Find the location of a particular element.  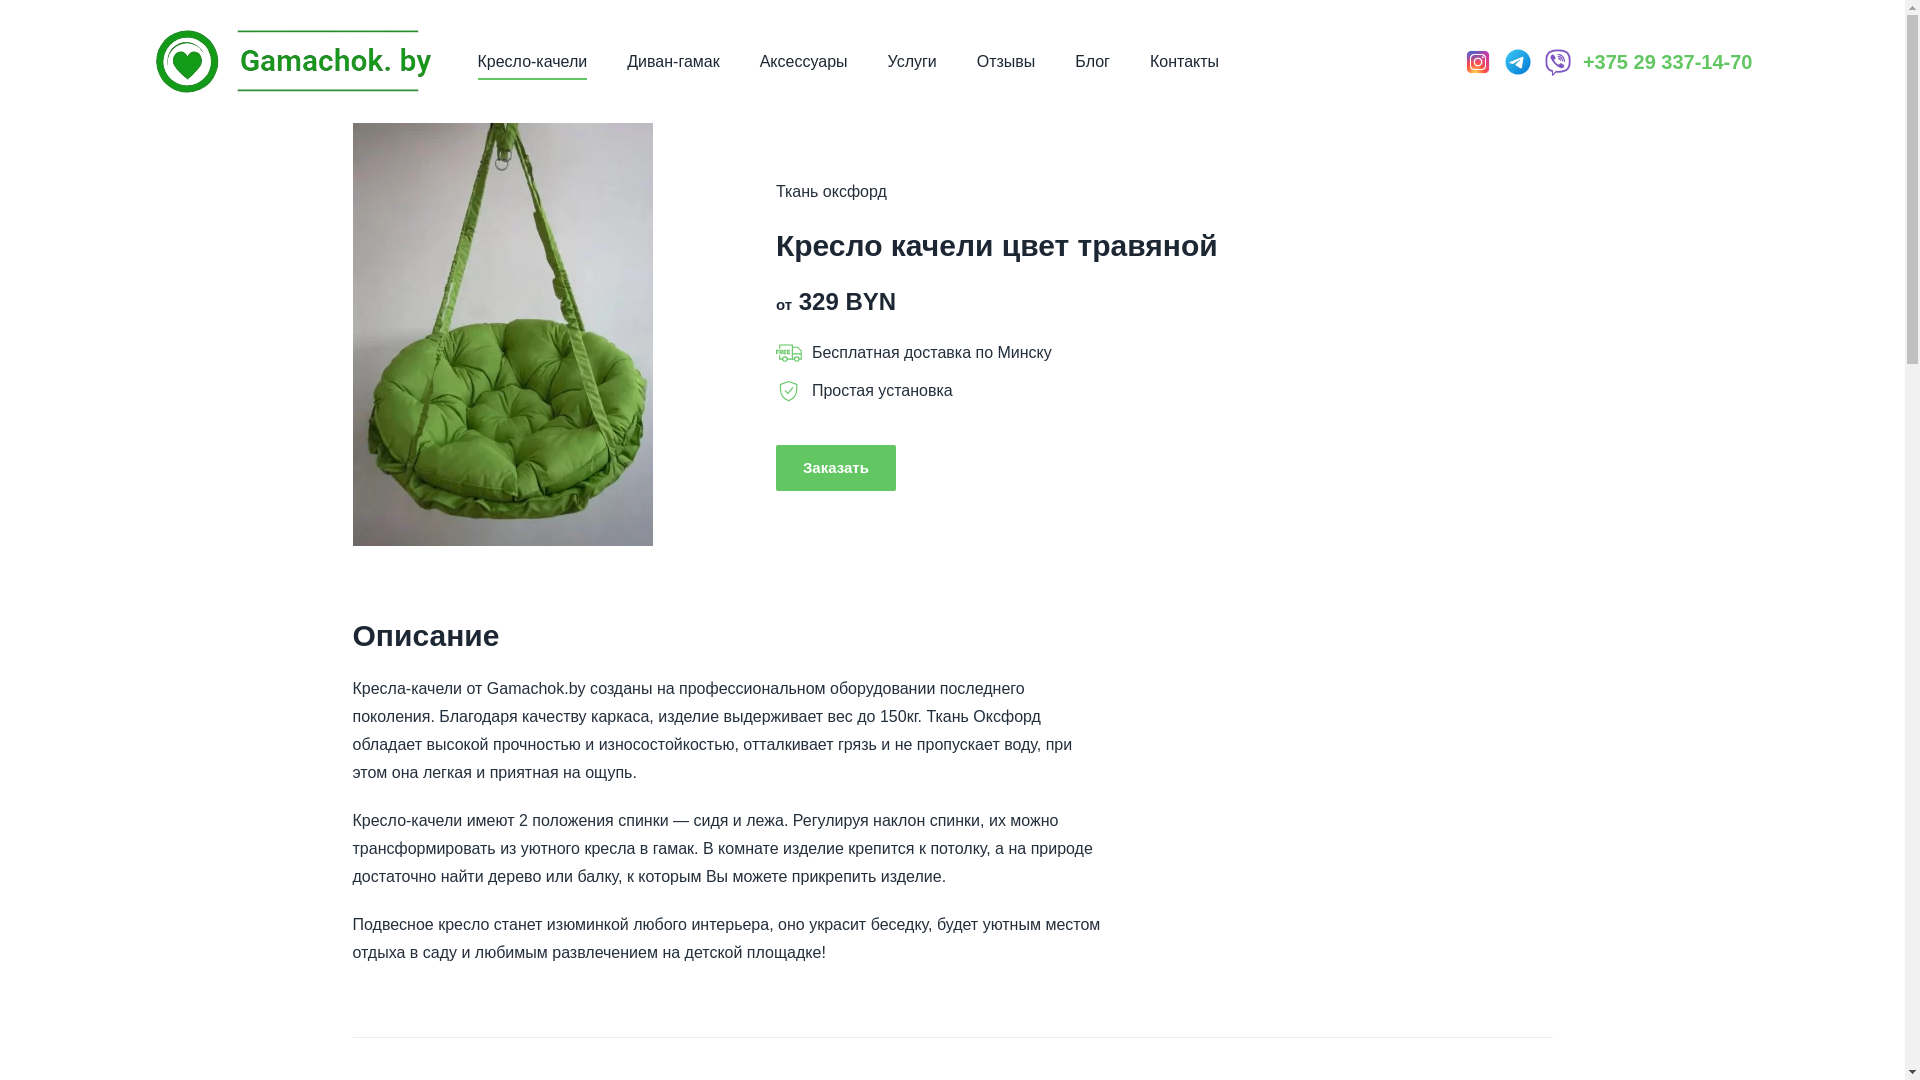

'+375 29 337-14-70' is located at coordinates (1667, 60).